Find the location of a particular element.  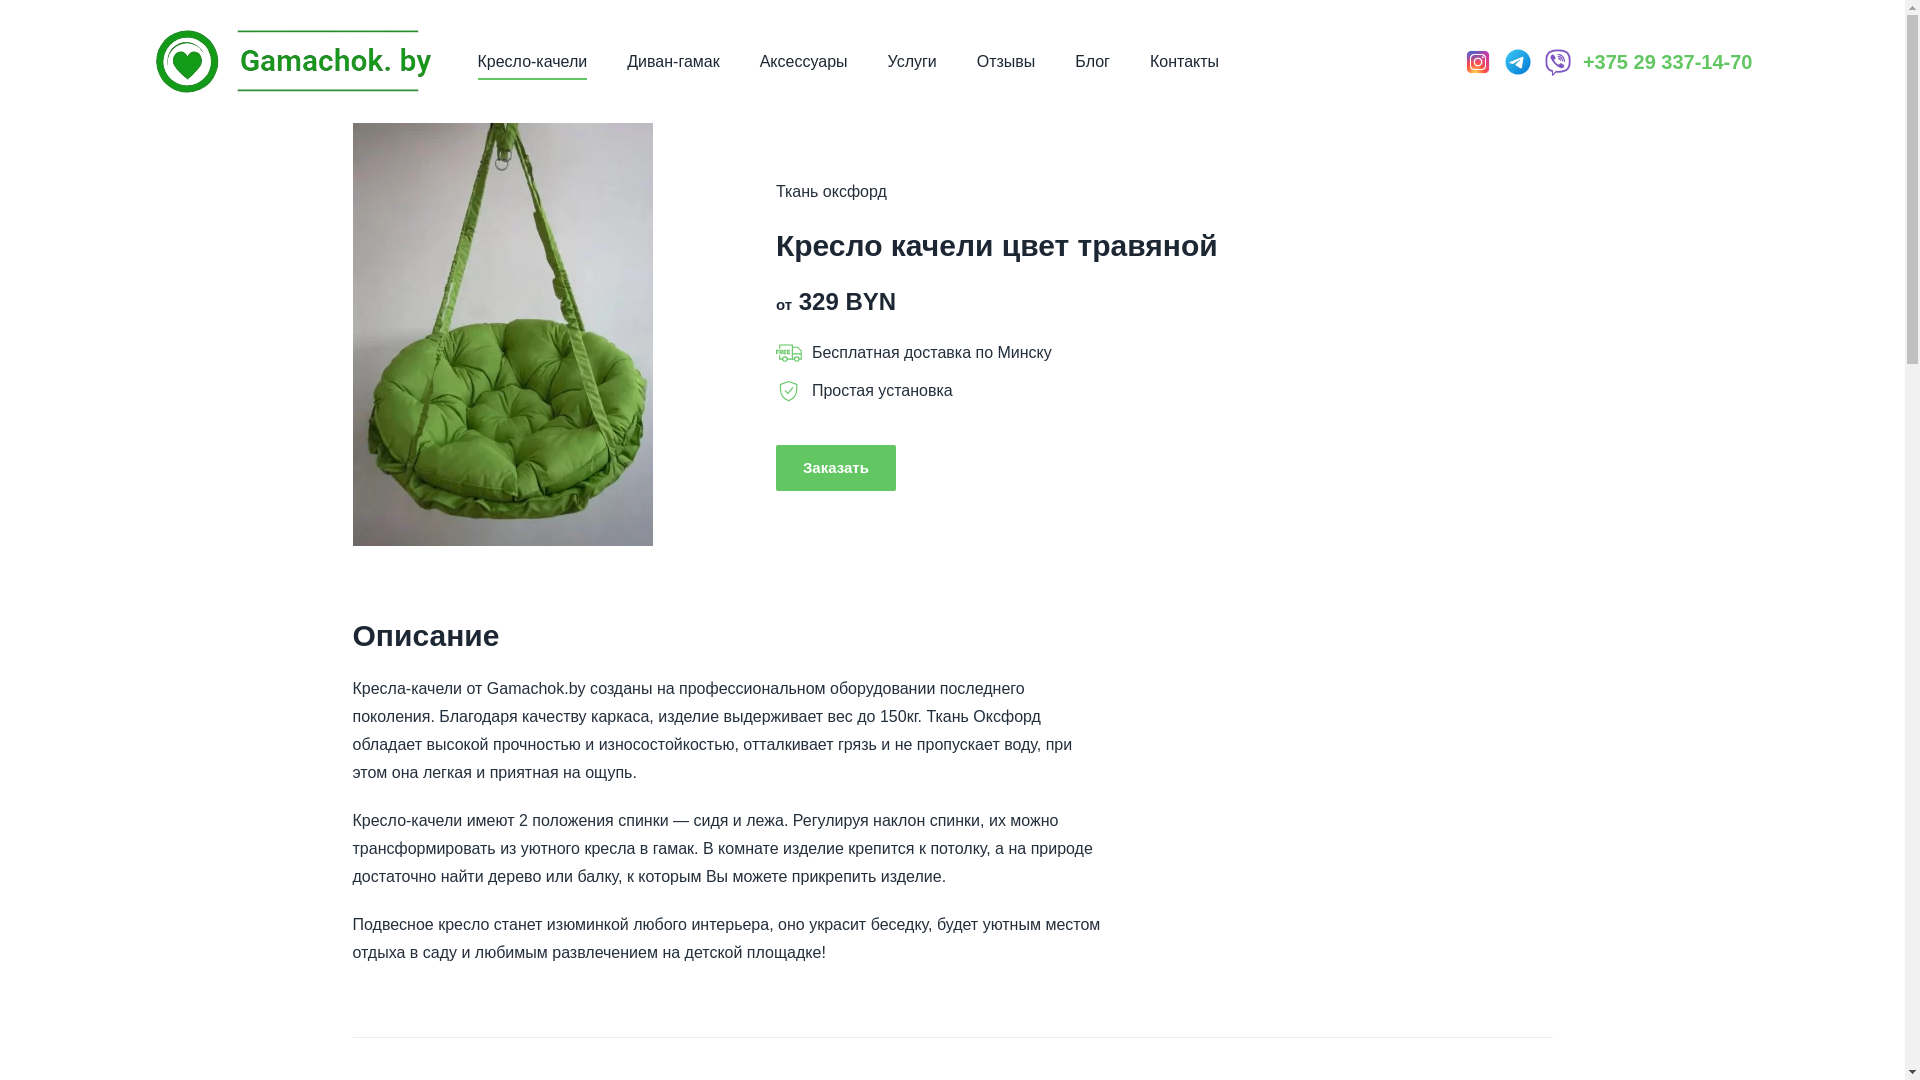

'+375 29 337-14-70' is located at coordinates (1667, 60).